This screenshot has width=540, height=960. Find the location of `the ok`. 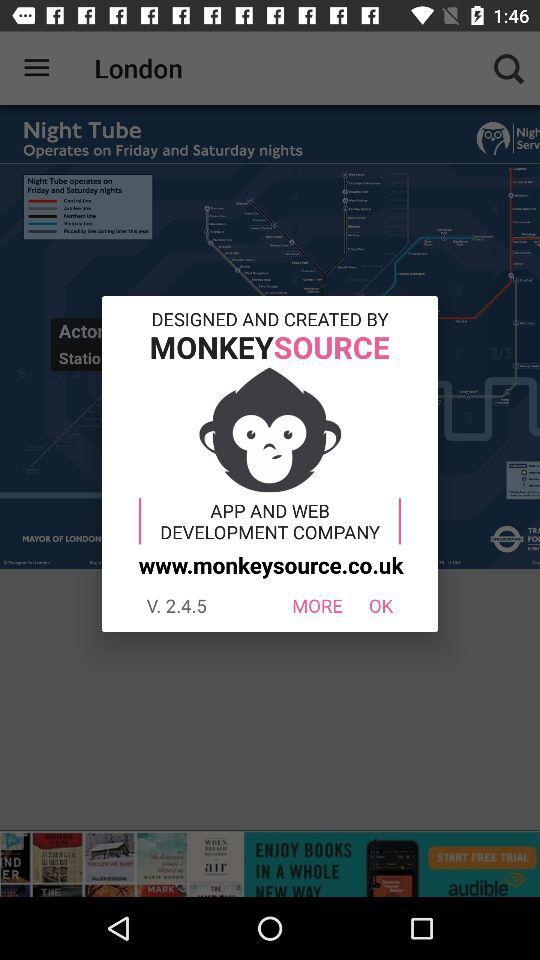

the ok is located at coordinates (381, 604).